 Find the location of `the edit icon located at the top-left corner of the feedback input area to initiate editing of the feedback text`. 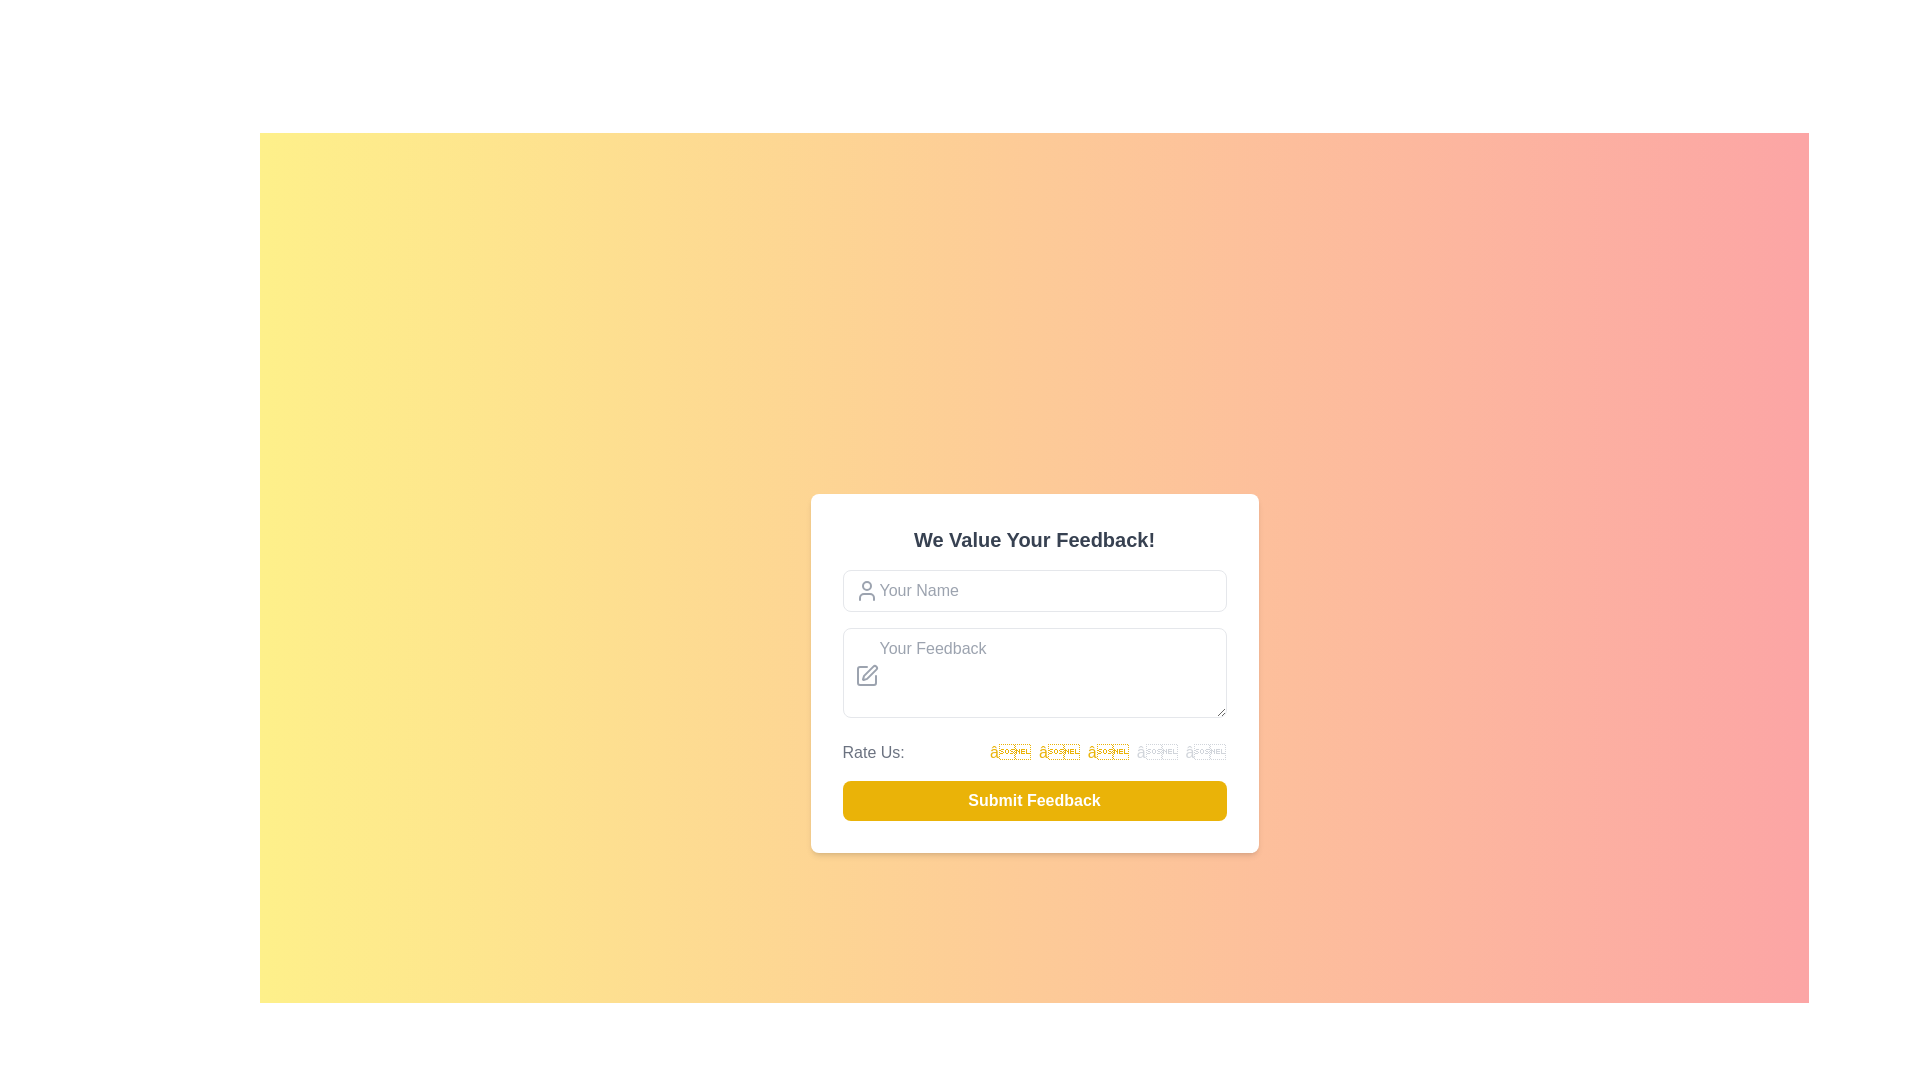

the edit icon located at the top-left corner of the feedback input area to initiate editing of the feedback text is located at coordinates (866, 675).